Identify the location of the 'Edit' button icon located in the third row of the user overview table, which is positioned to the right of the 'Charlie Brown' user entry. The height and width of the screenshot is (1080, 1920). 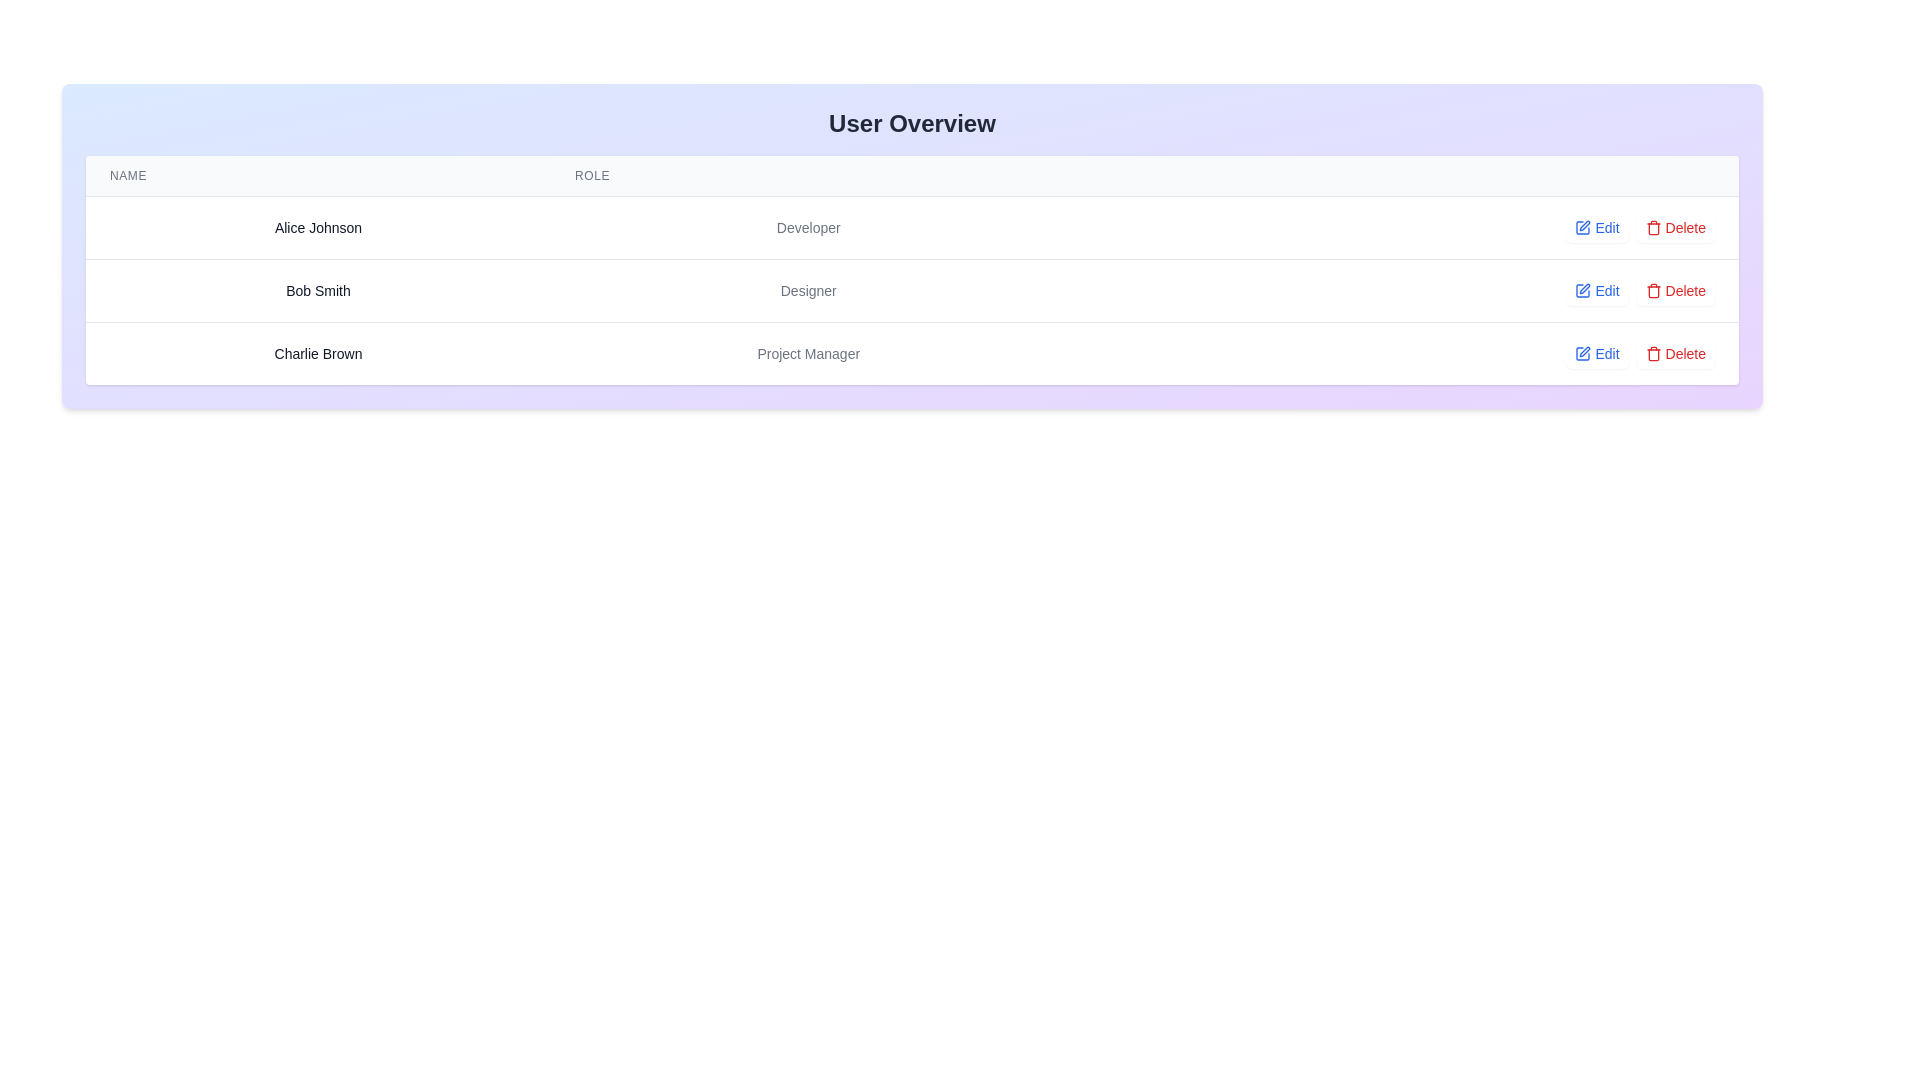
(1582, 353).